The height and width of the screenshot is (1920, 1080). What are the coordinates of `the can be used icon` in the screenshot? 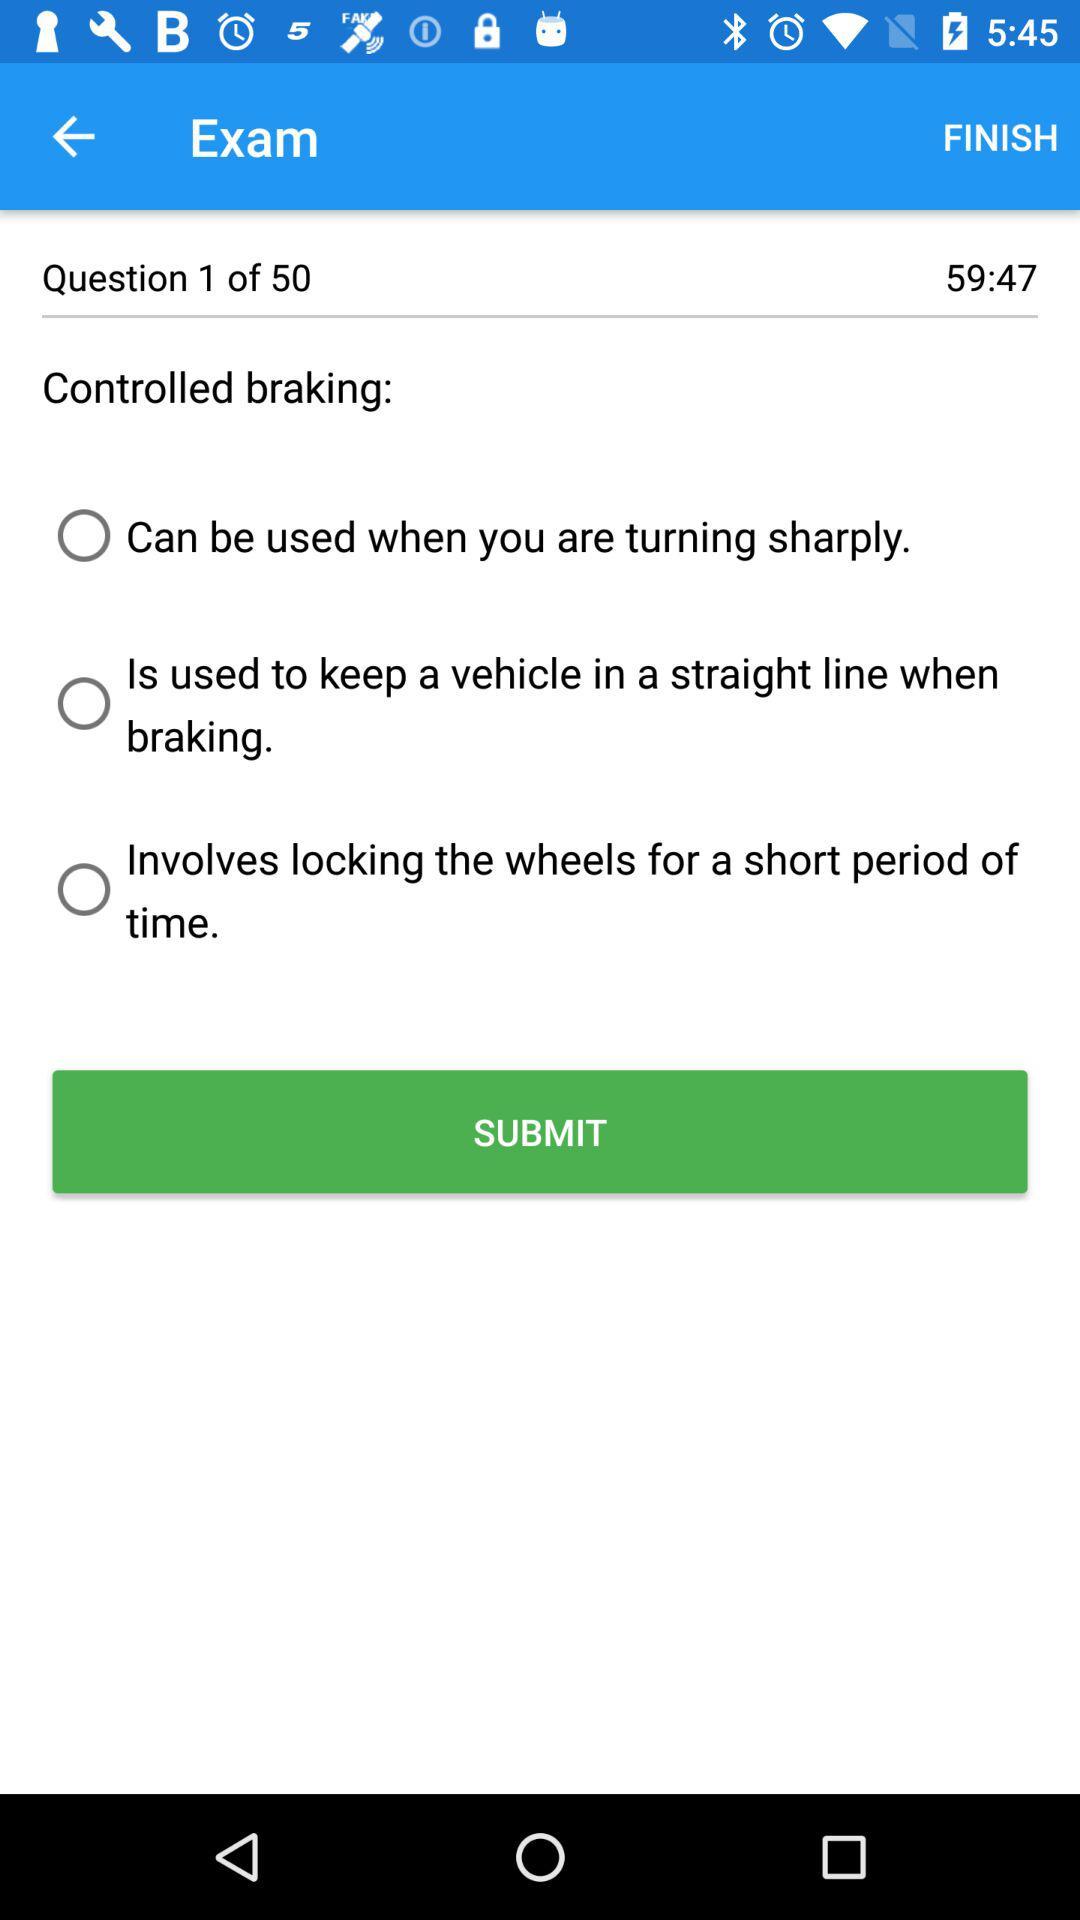 It's located at (477, 535).